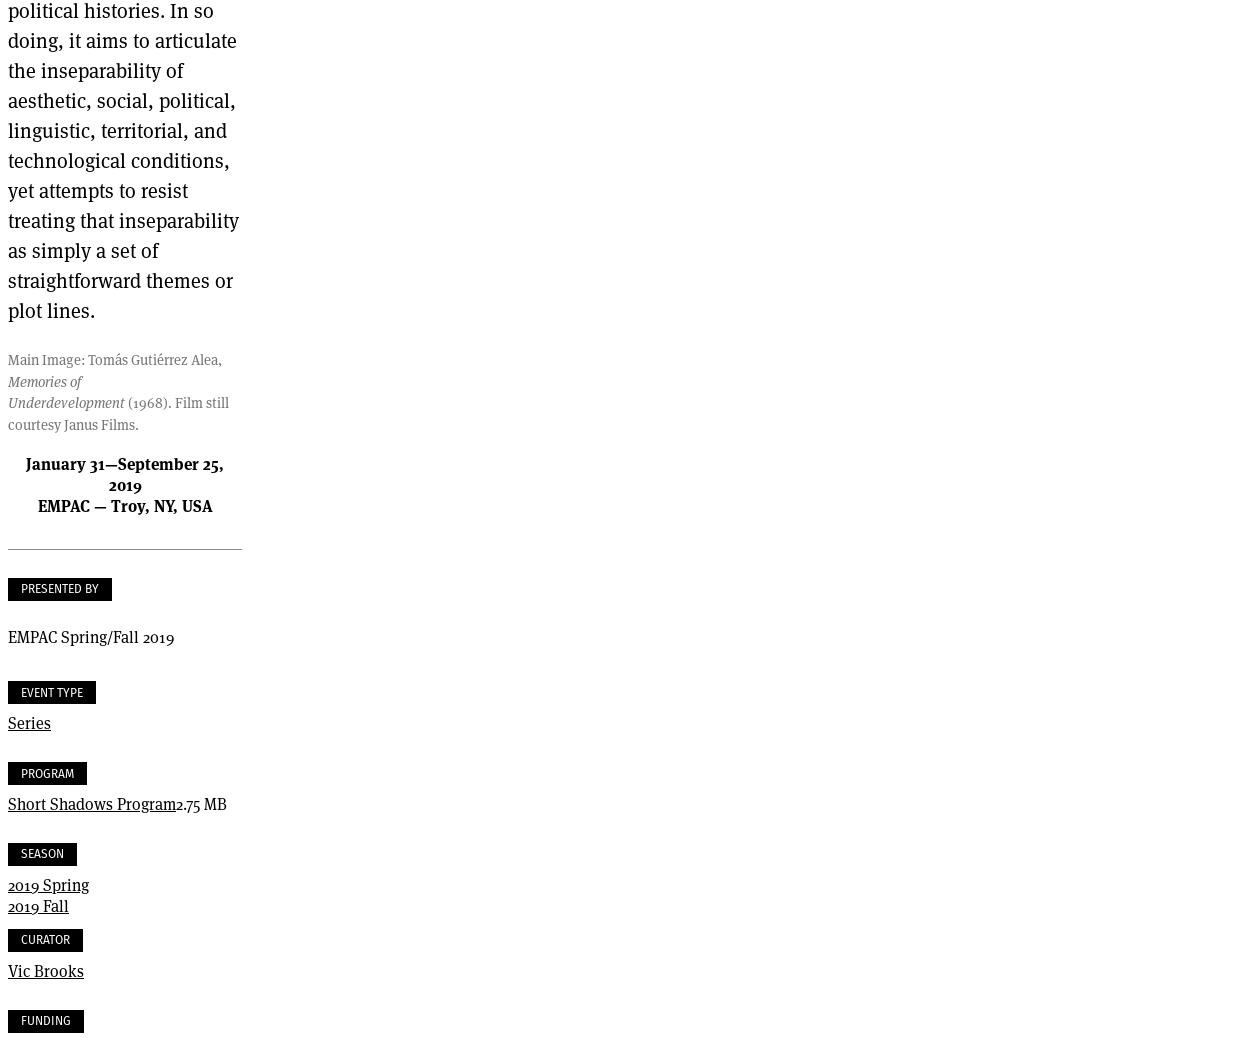 This screenshot has height=1038, width=1246. Describe the element at coordinates (60, 587) in the screenshot. I see `'Presented By'` at that location.